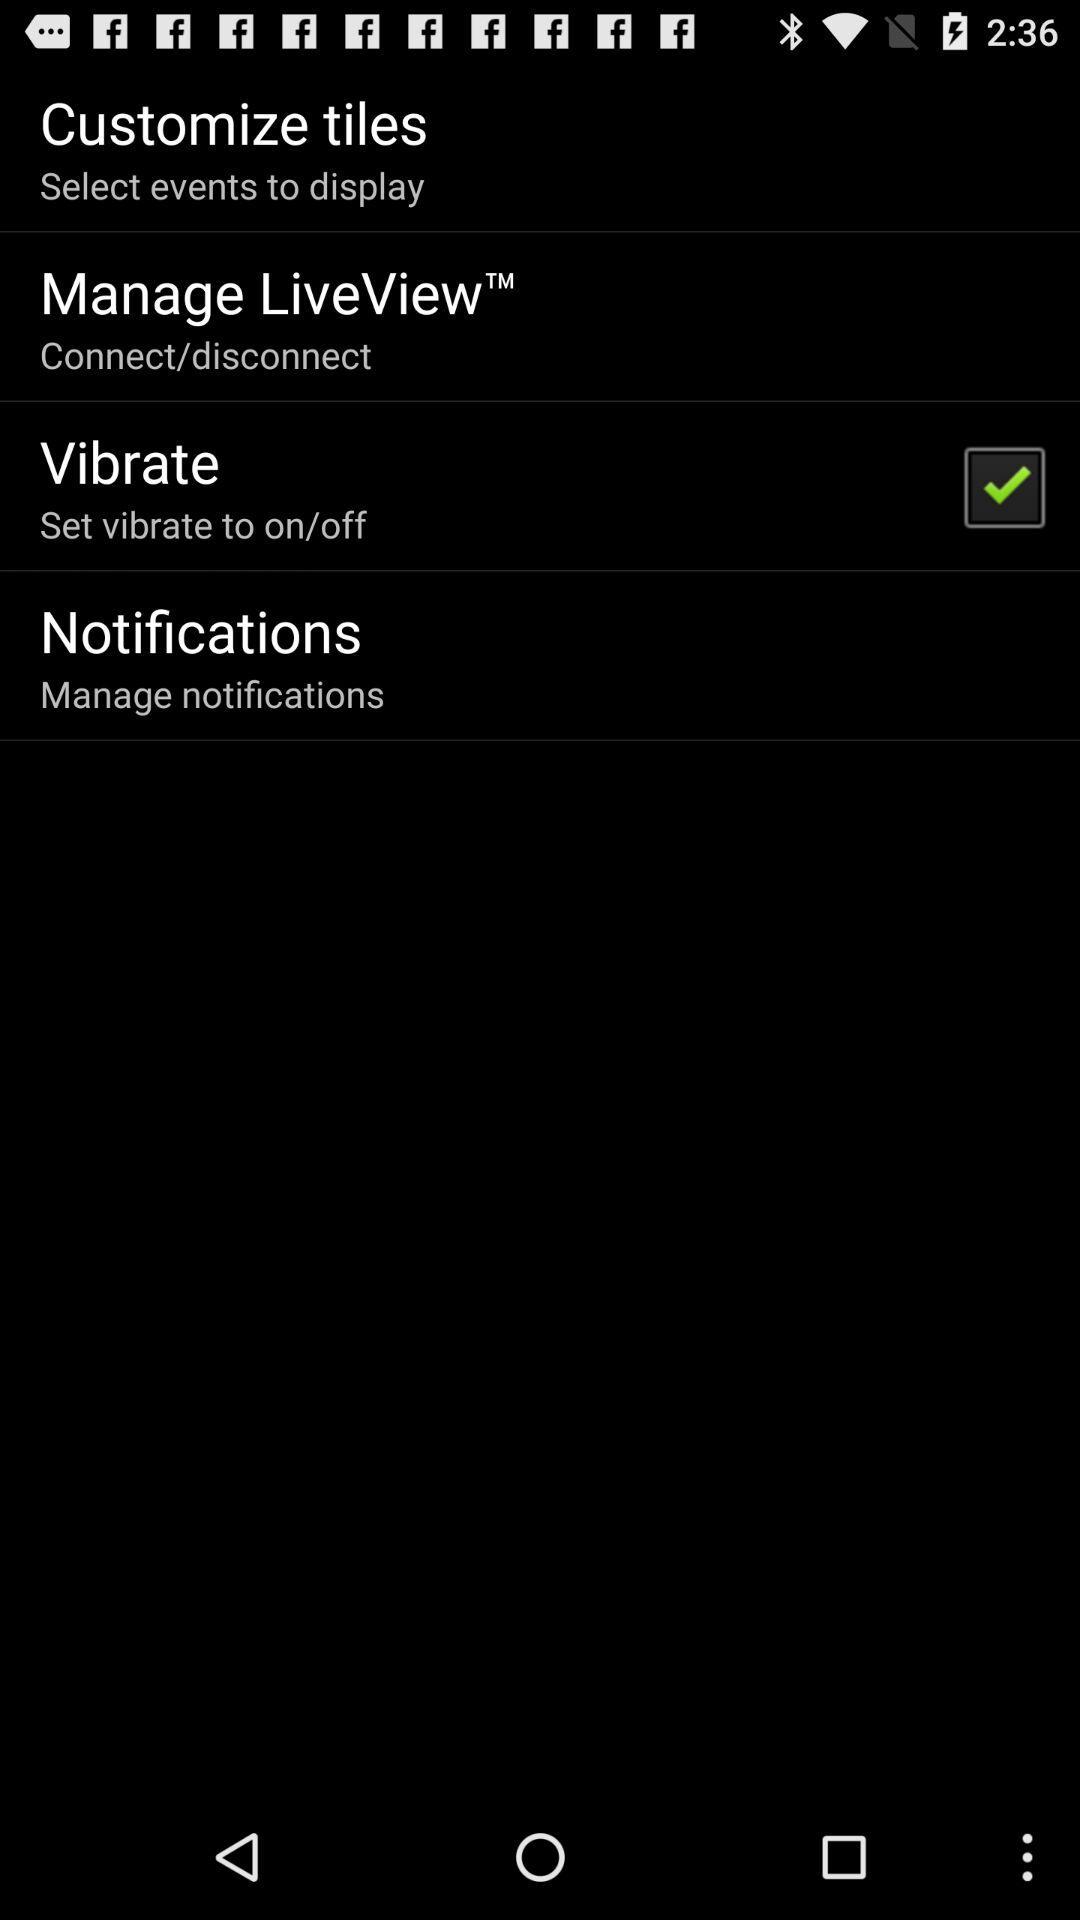 This screenshot has height=1920, width=1080. I want to click on manage notifications on the left, so click(212, 693).